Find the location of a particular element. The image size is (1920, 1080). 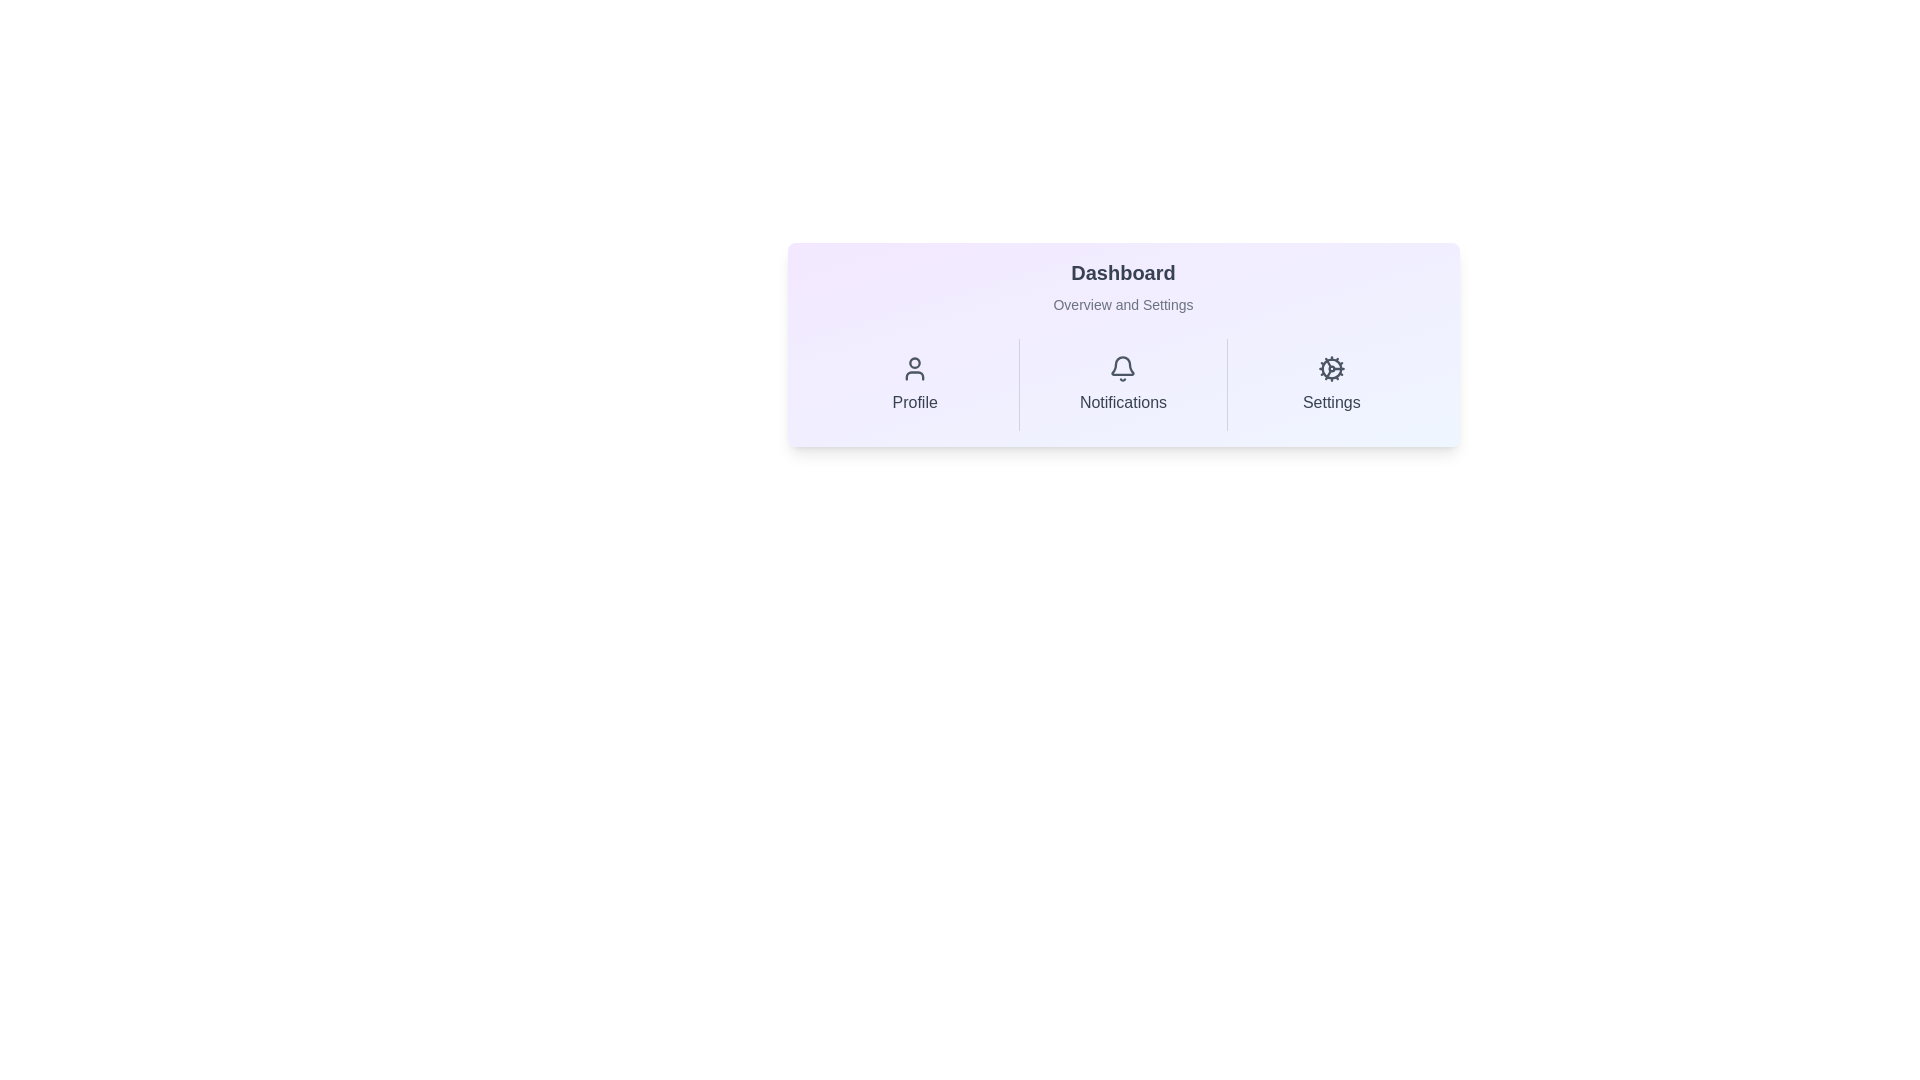

the bell-shaped notification icon located in the central section of the horizontal navigation menu is located at coordinates (1123, 369).